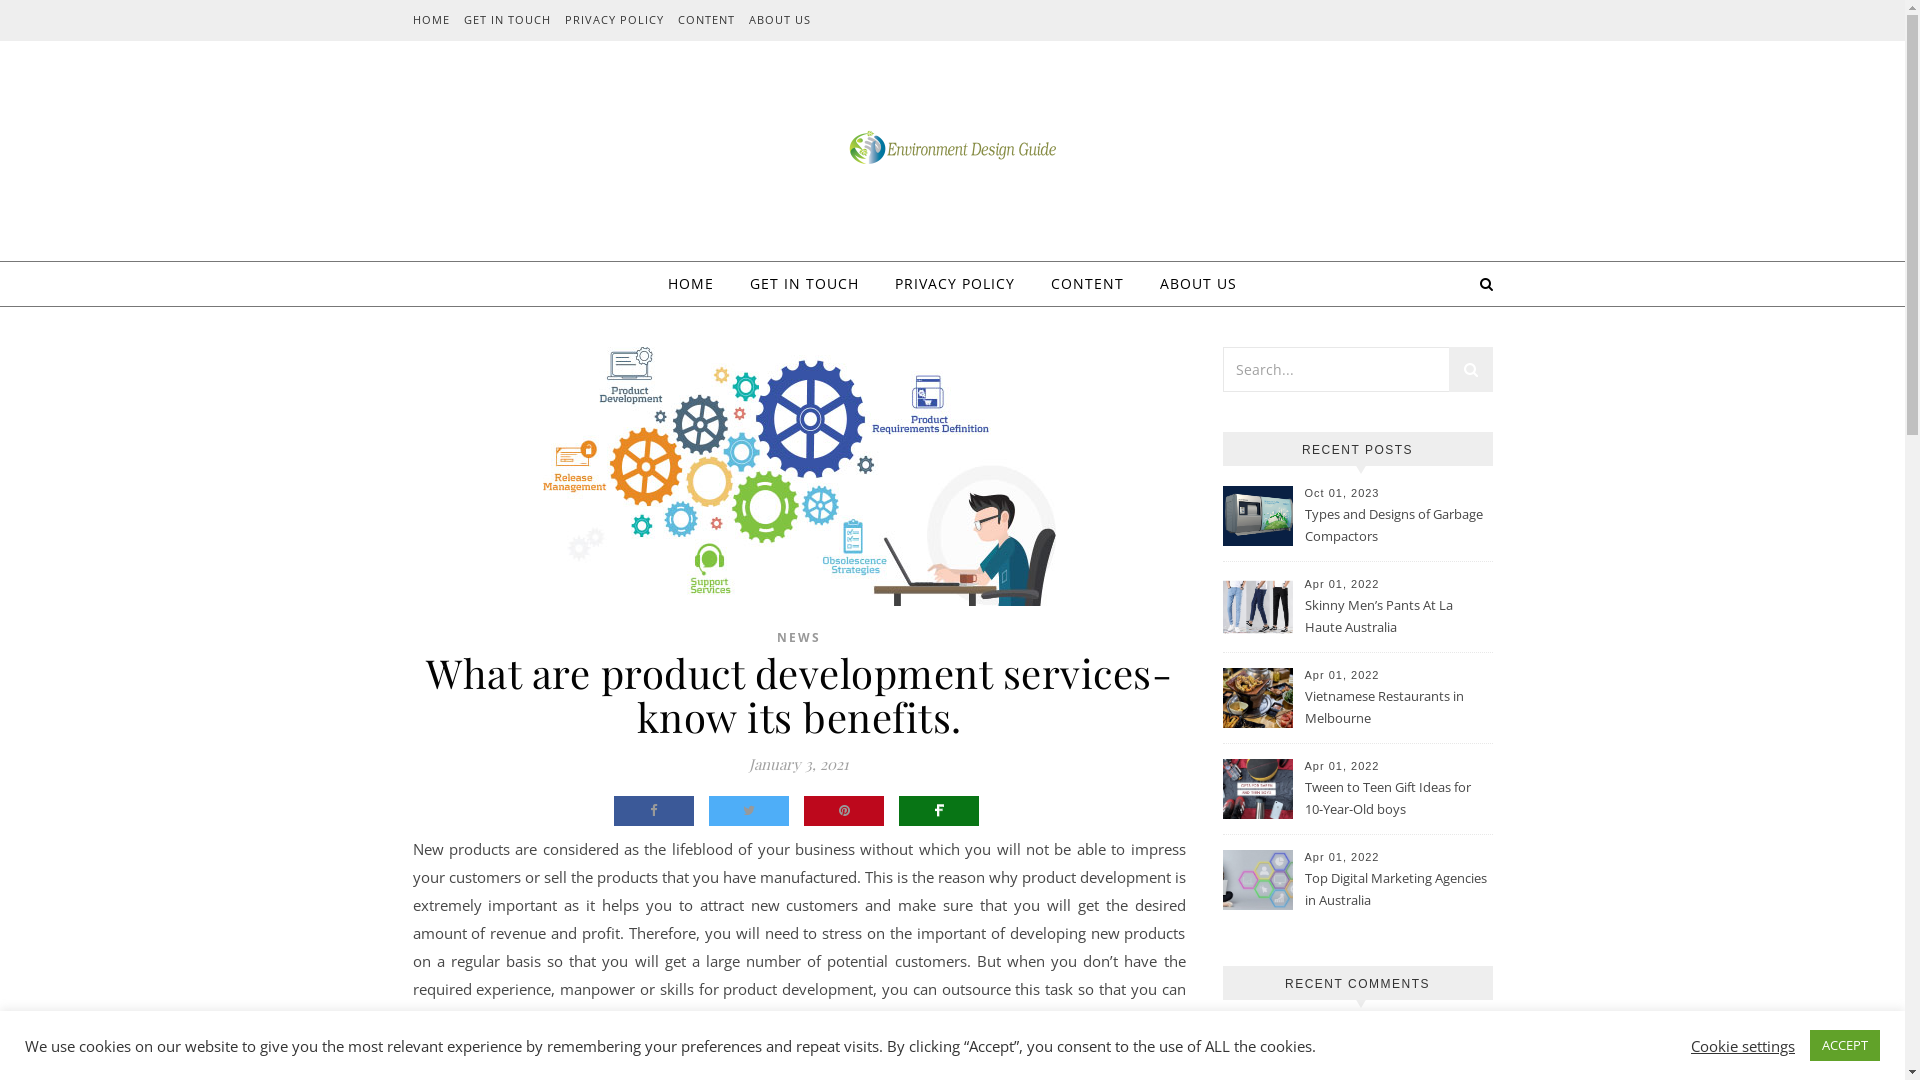 The height and width of the screenshot is (1080, 1920). I want to click on 'PRIVACY POLICY', so click(954, 284).